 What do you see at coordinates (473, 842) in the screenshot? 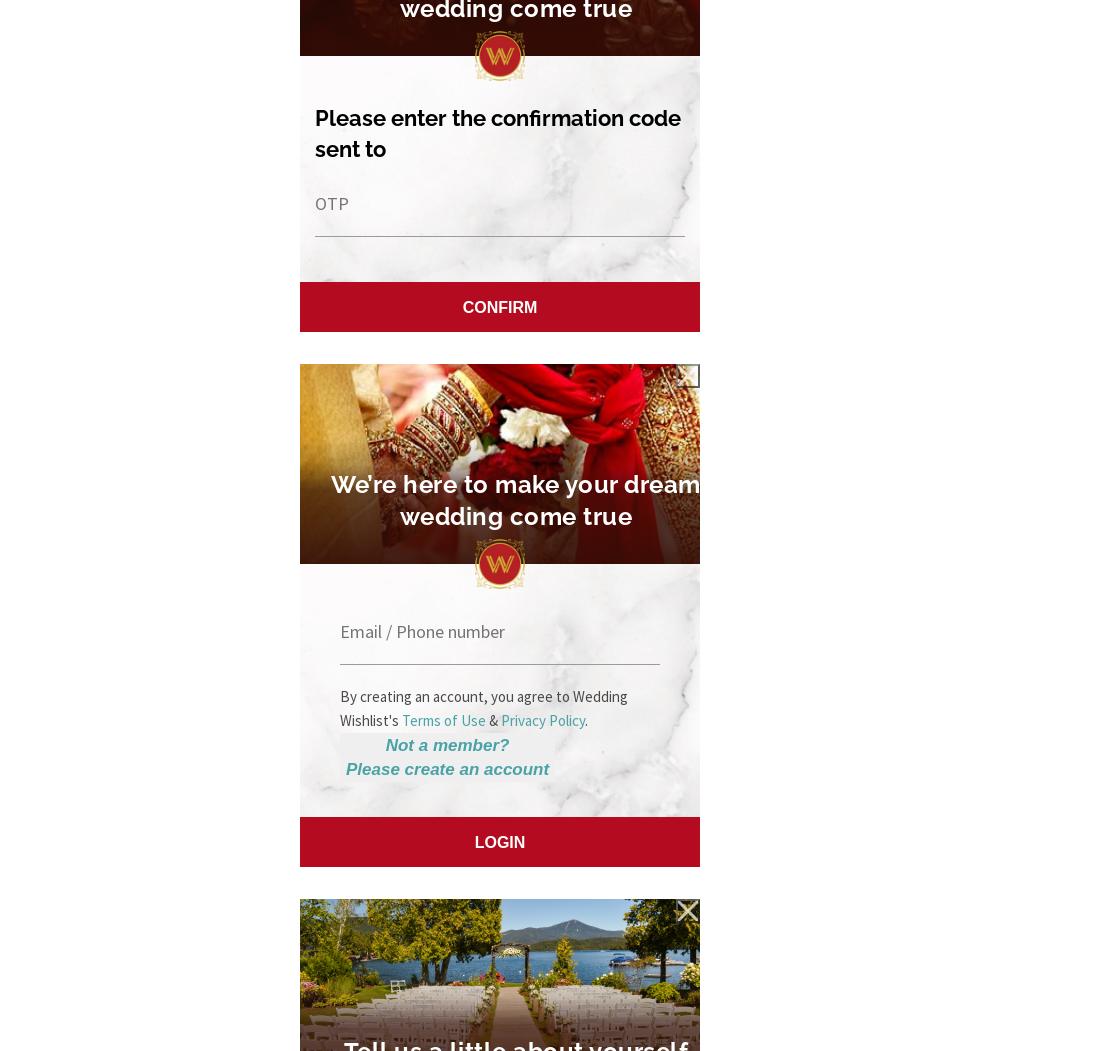
I see `'LOGIN'` at bounding box center [473, 842].